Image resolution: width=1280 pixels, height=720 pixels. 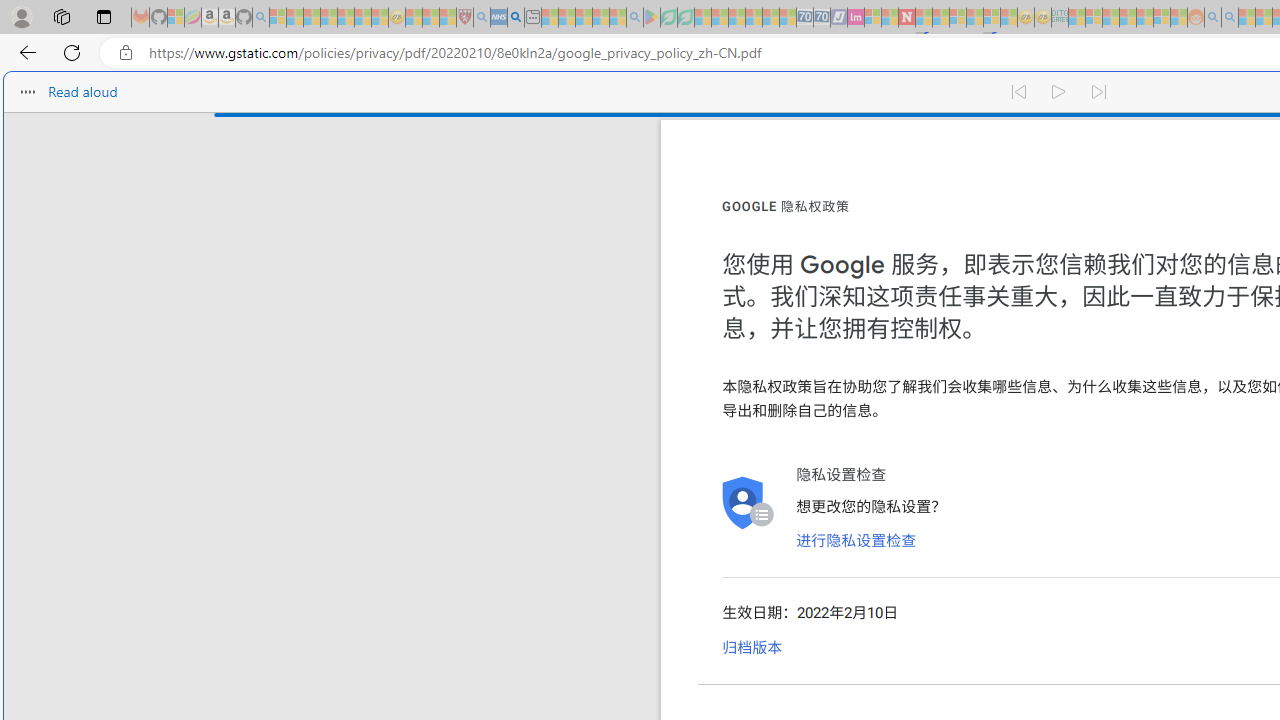 I want to click on 'Read previous paragraph', so click(x=1018, y=92).